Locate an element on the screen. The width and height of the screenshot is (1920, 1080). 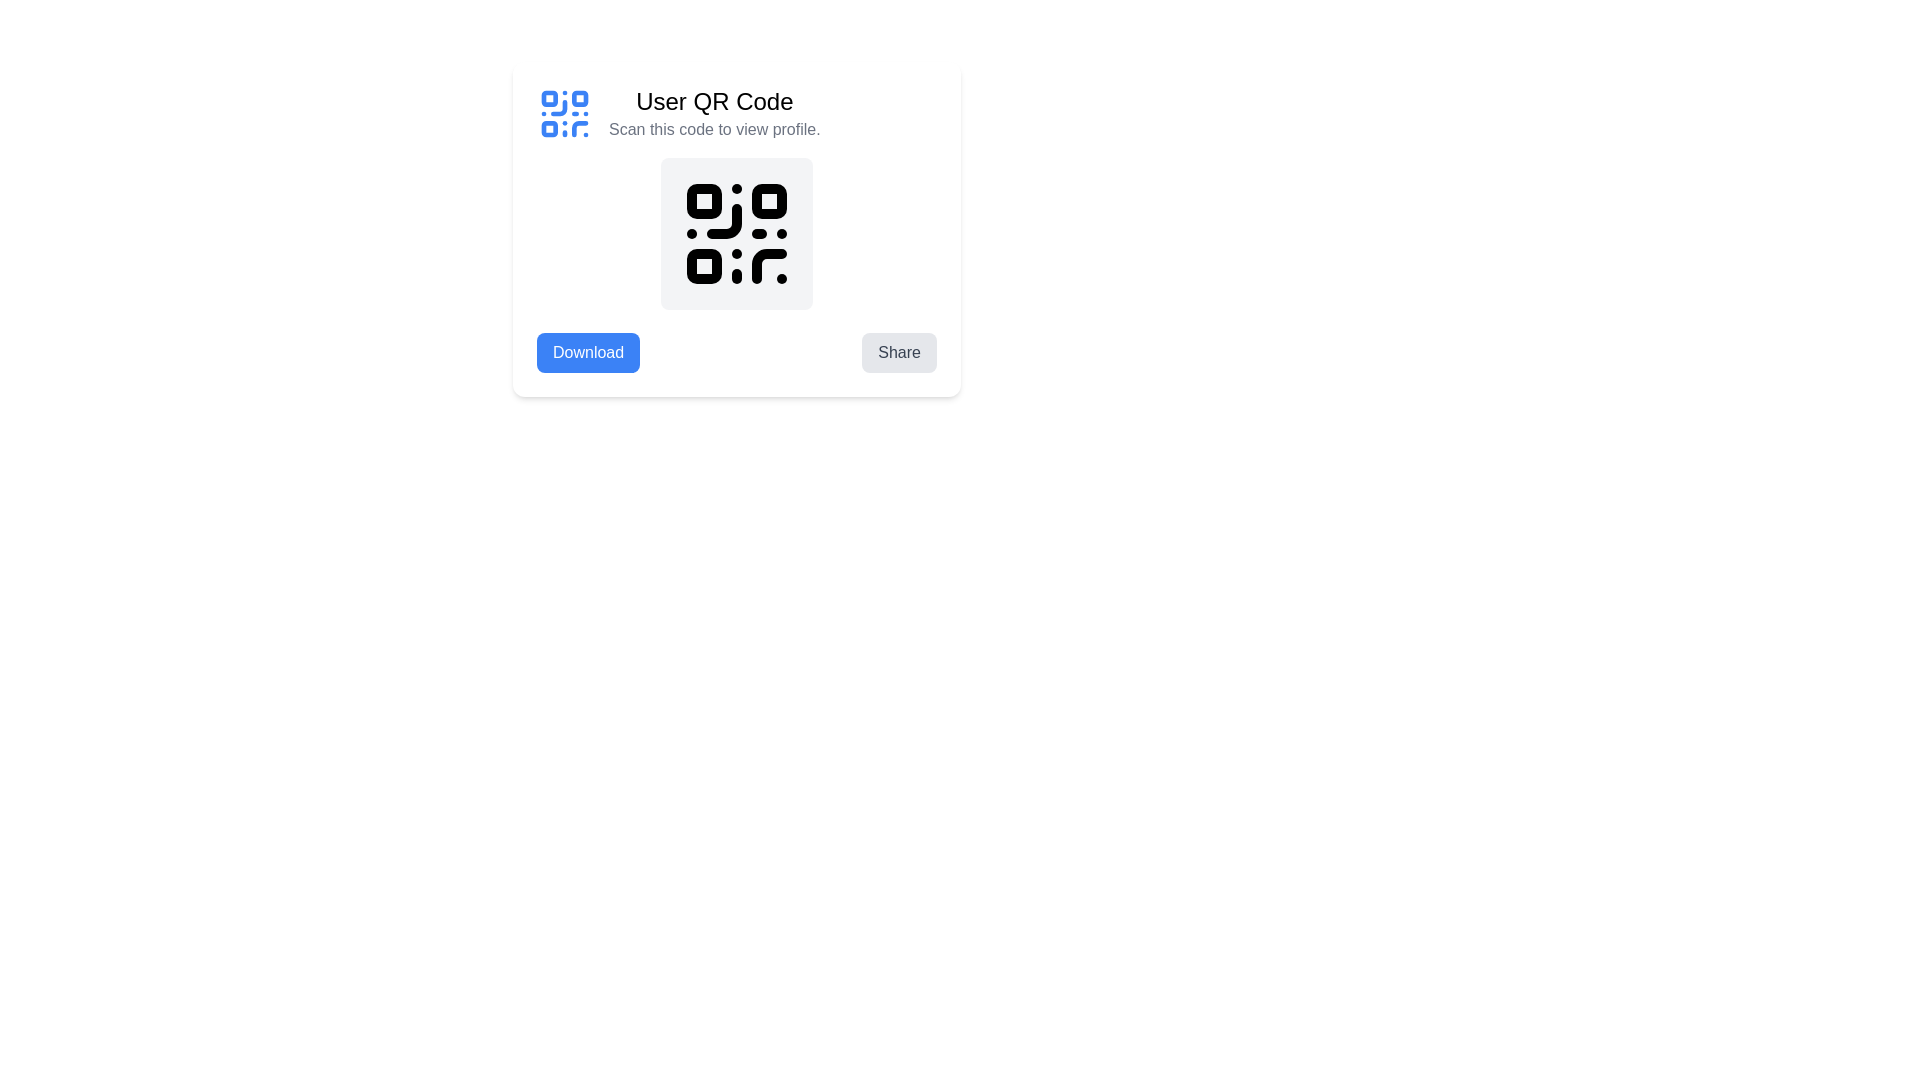
the share button located at the bottom-right side of the card layout is located at coordinates (898, 352).